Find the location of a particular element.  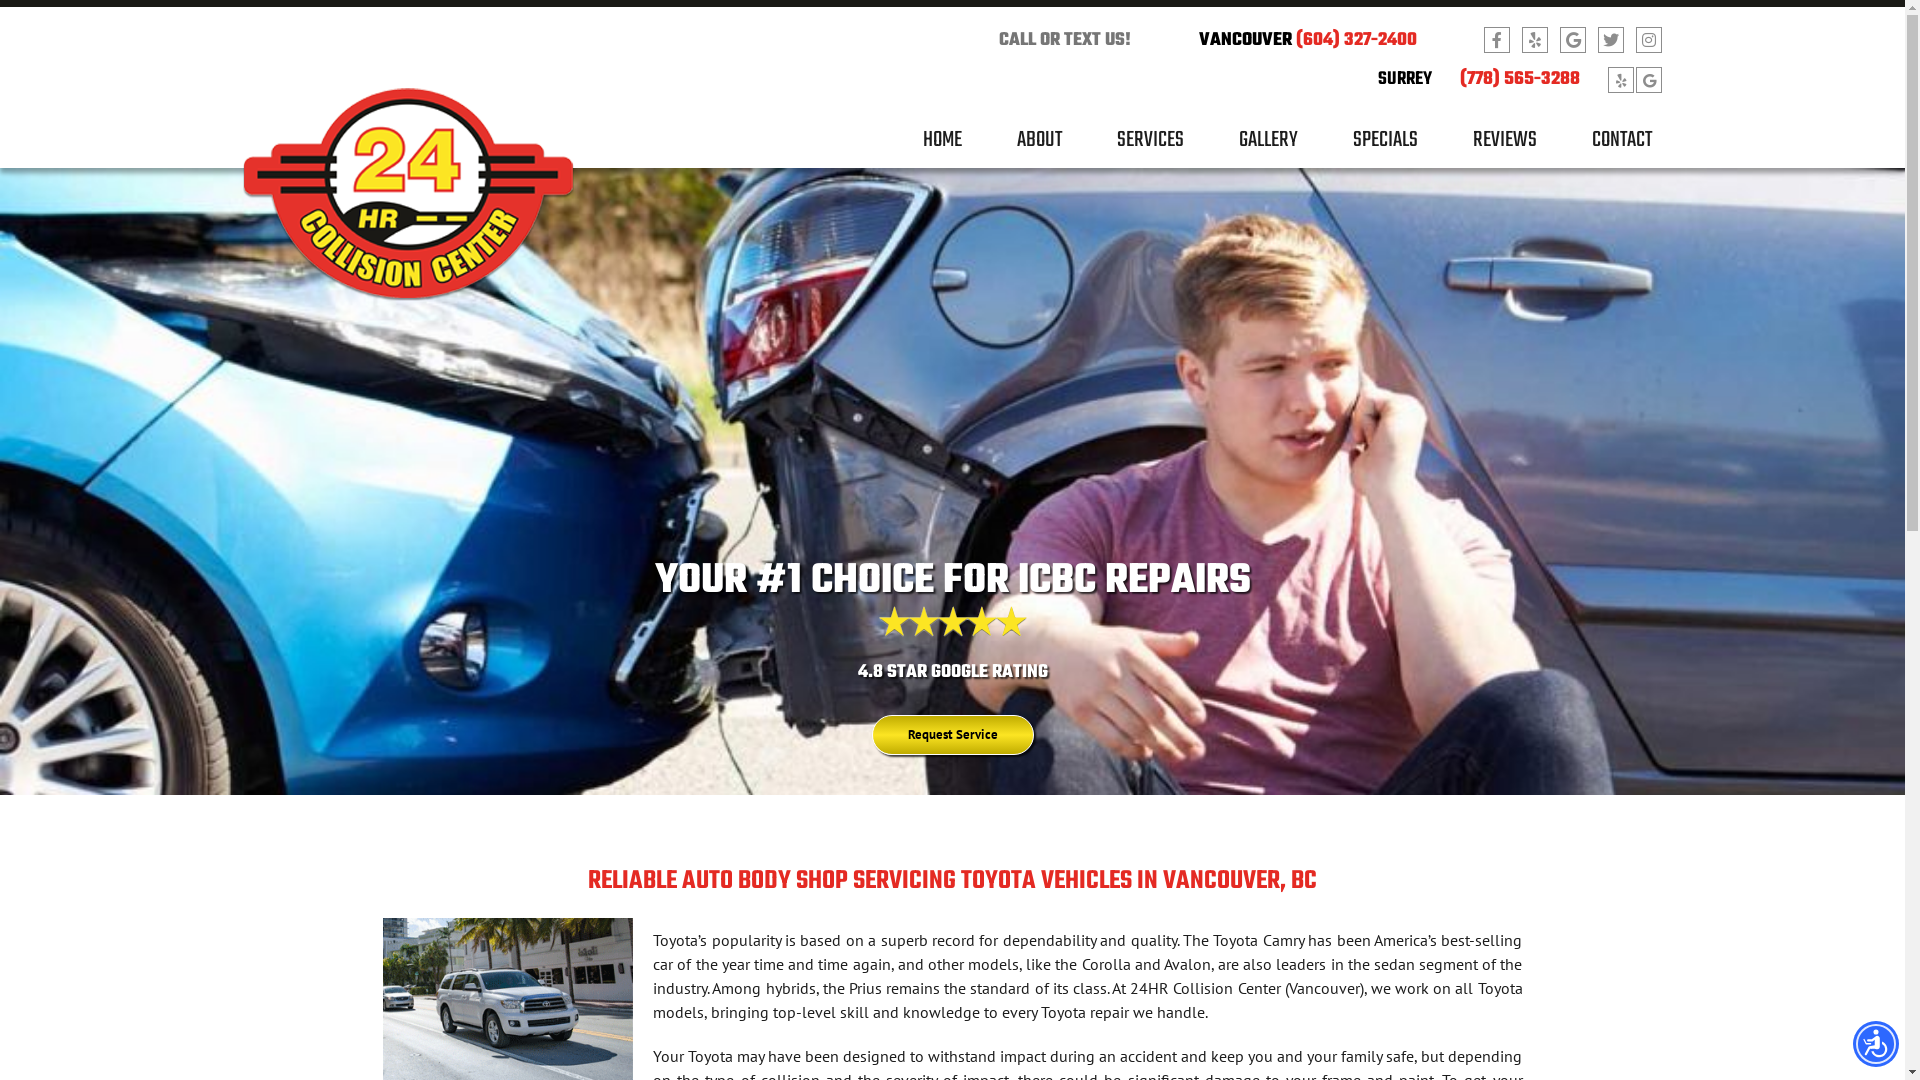

'GALLERY' is located at coordinates (1237, 146).